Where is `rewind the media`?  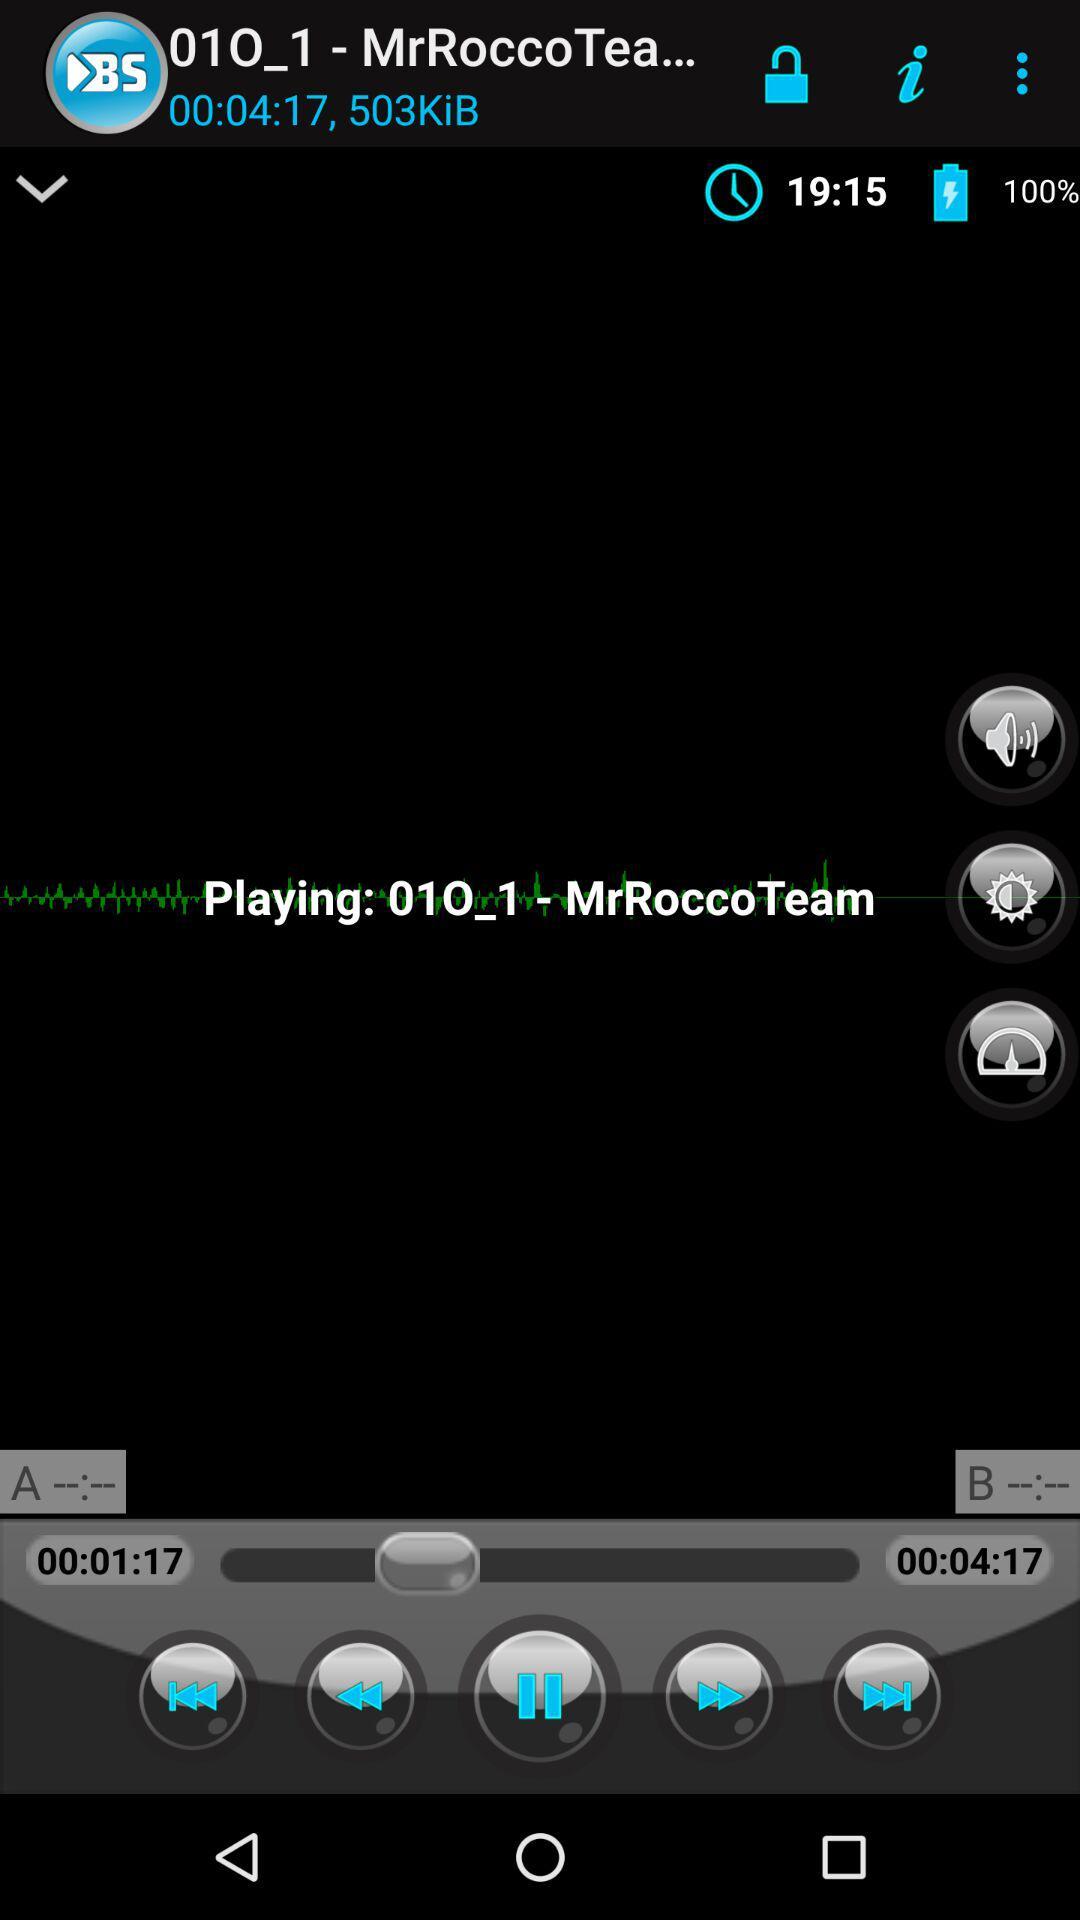
rewind the media is located at coordinates (192, 1695).